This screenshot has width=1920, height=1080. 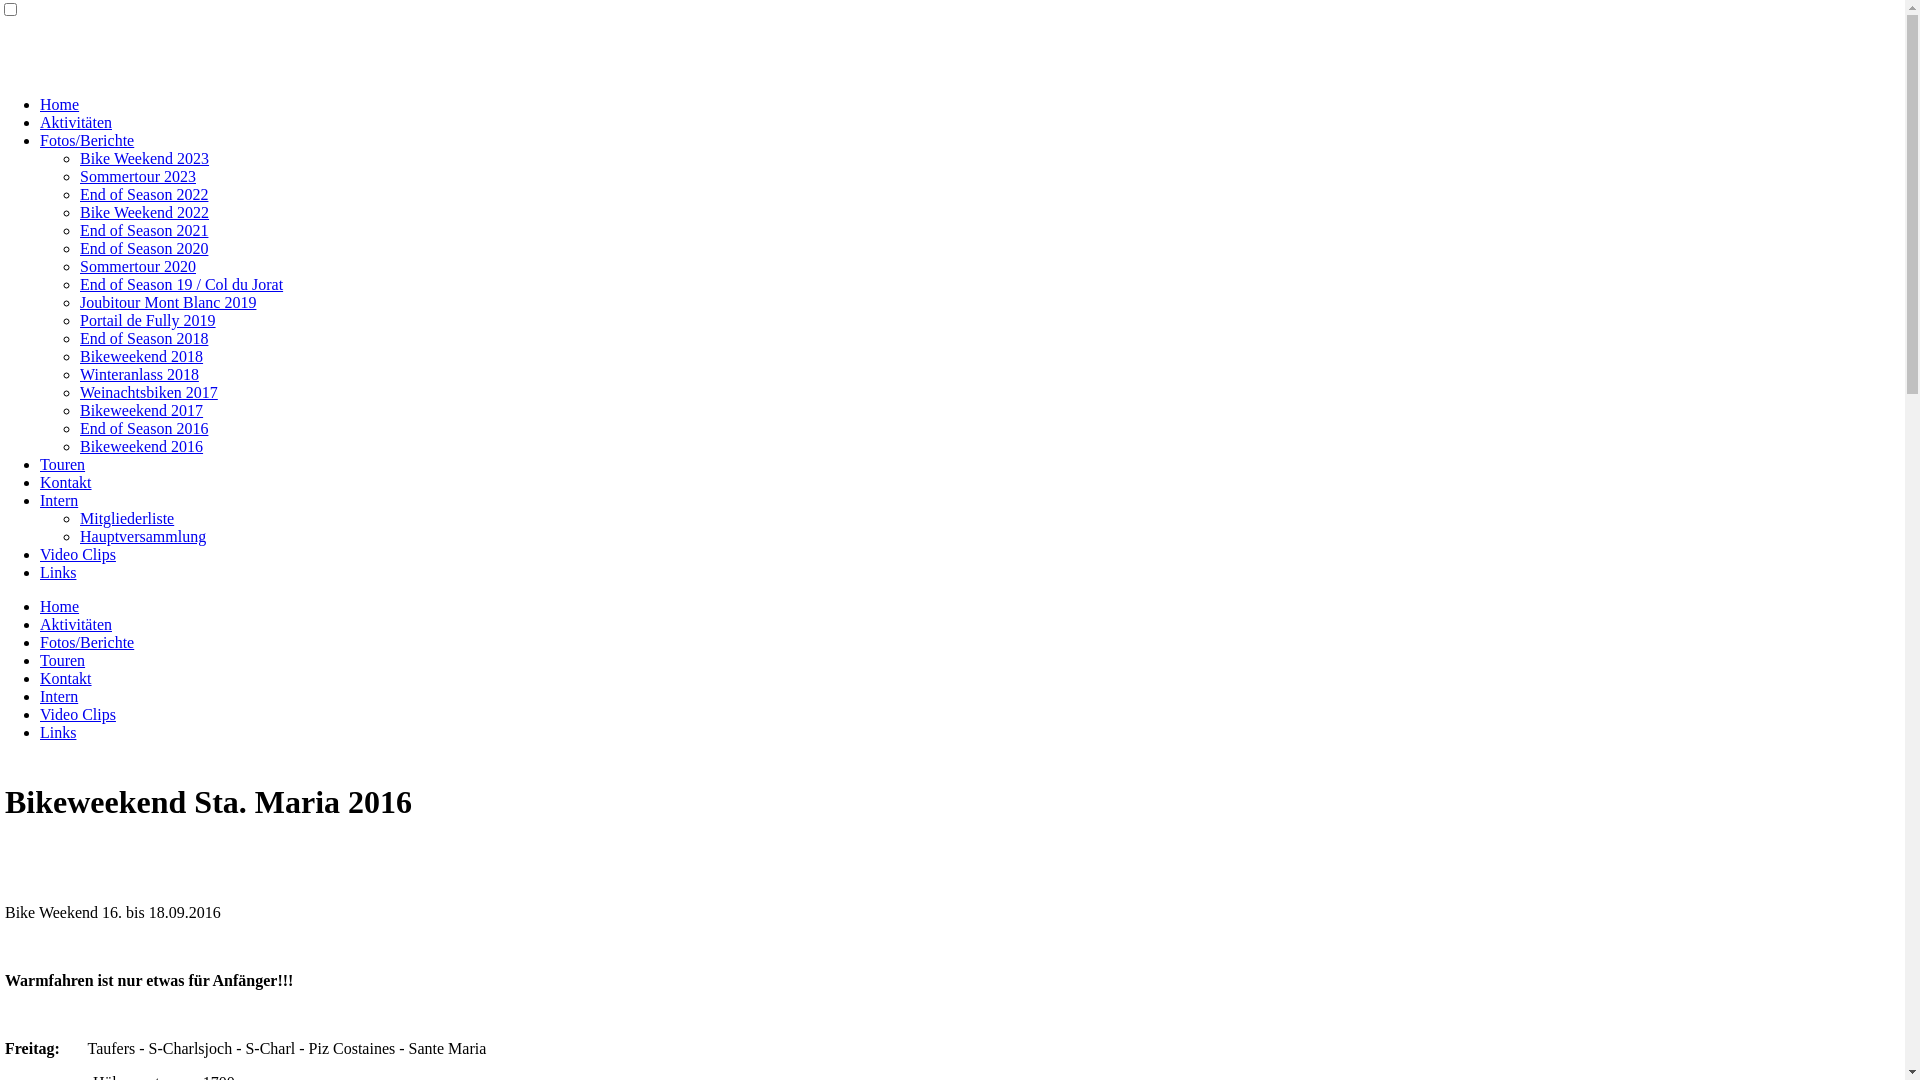 I want to click on 'Sommertour 2023', so click(x=80, y=175).